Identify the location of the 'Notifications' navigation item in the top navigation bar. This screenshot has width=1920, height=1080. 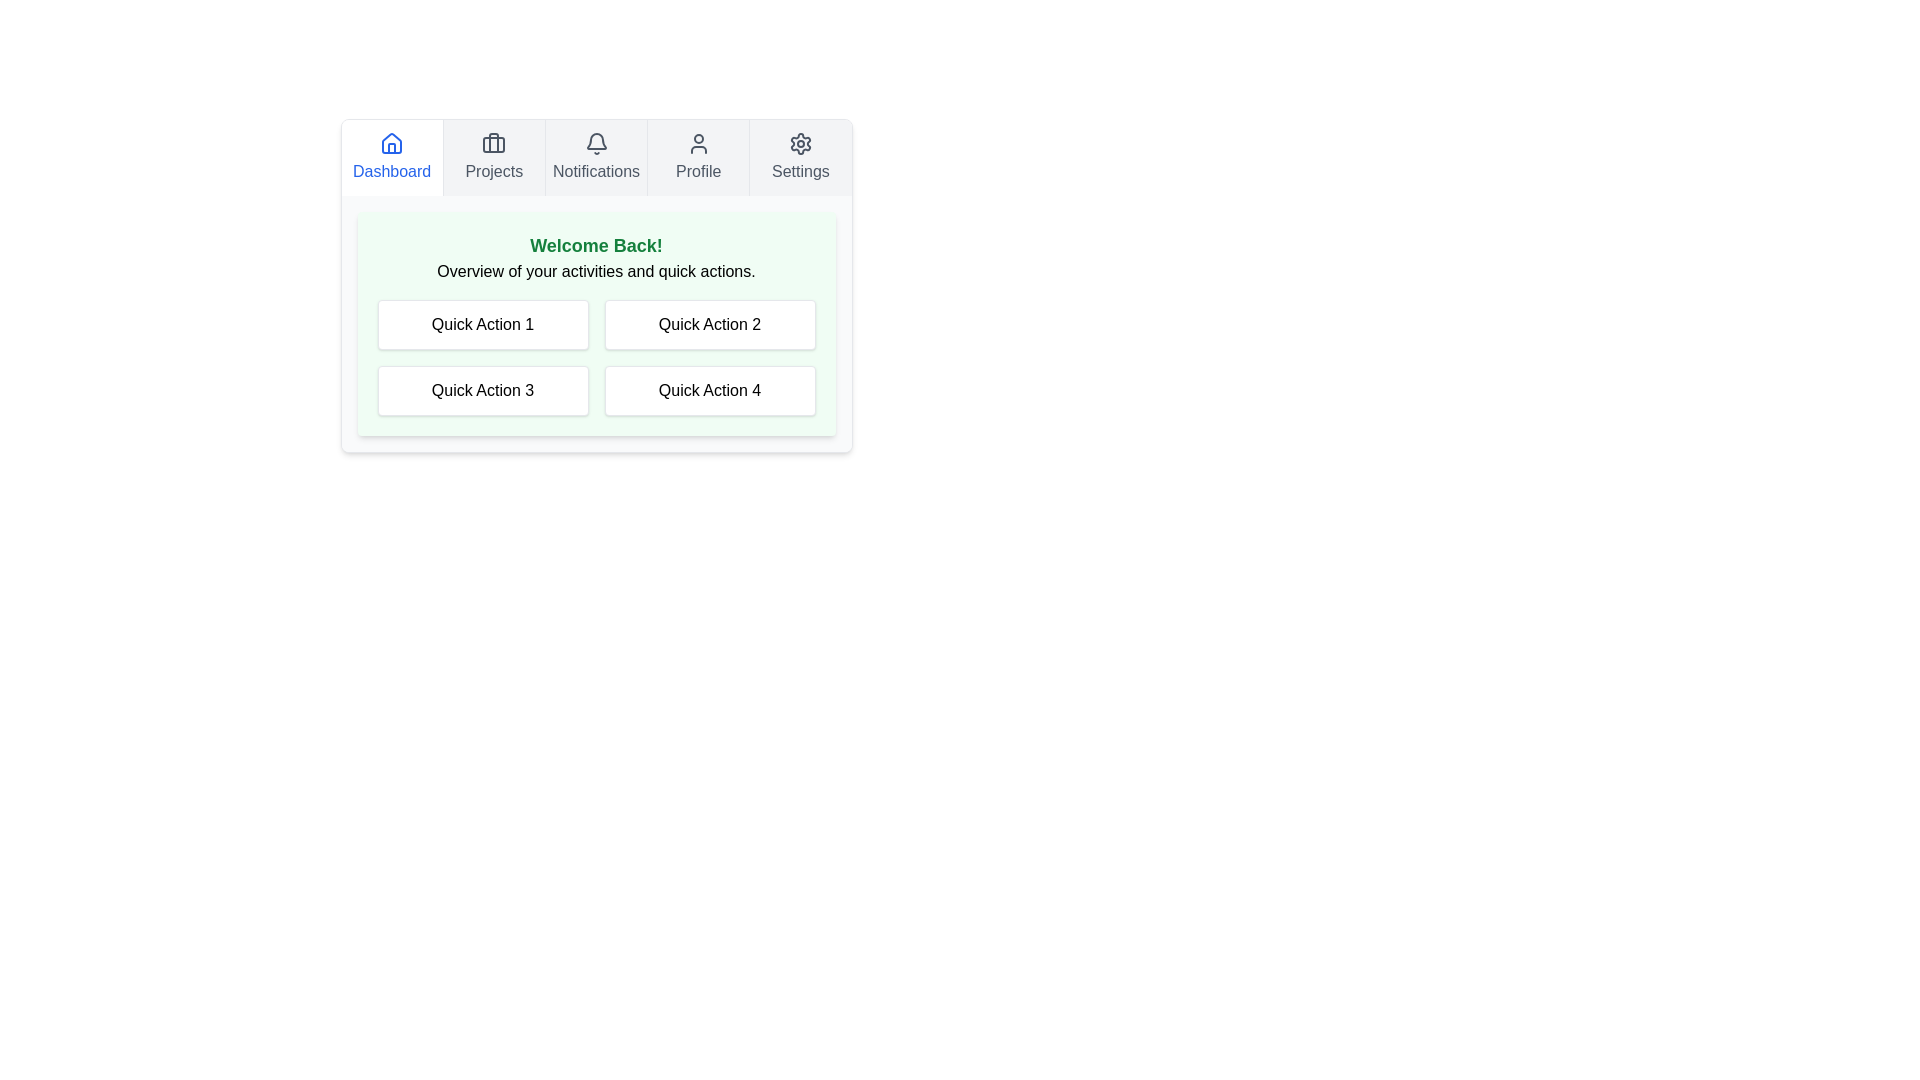
(594, 157).